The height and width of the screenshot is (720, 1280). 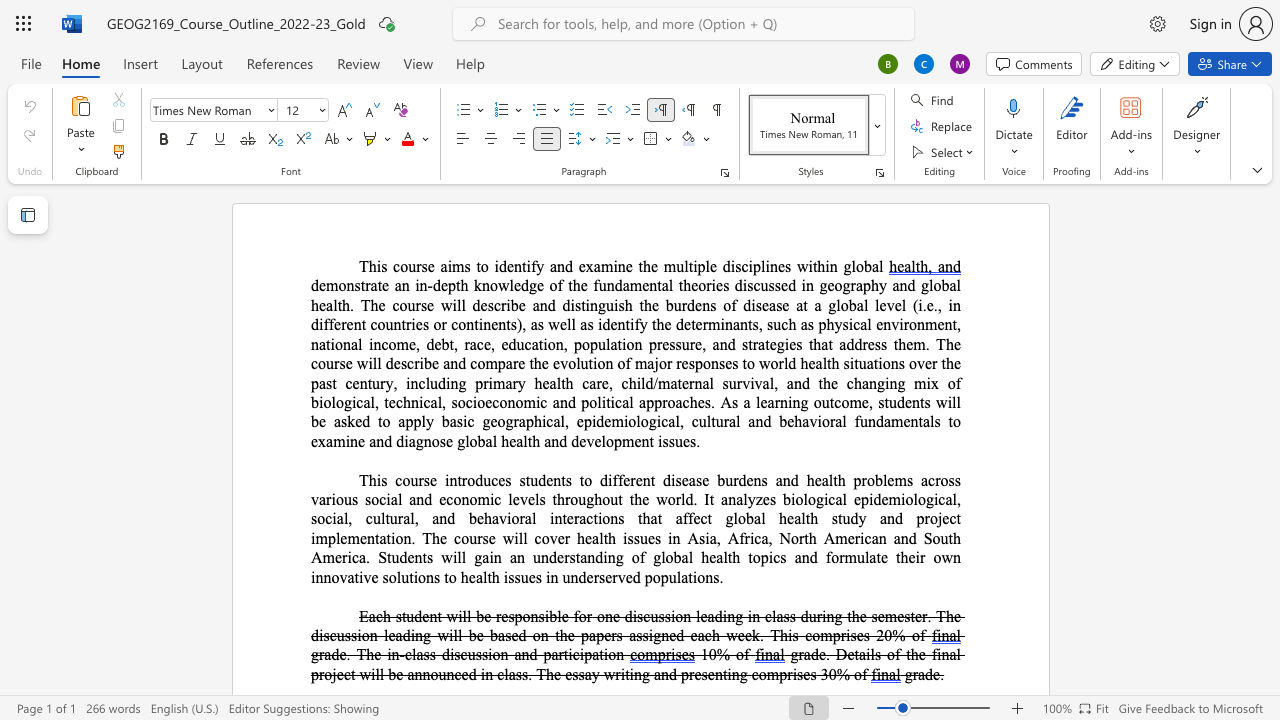 I want to click on the space between the continuous character "m" and "." in the text, so click(x=922, y=343).